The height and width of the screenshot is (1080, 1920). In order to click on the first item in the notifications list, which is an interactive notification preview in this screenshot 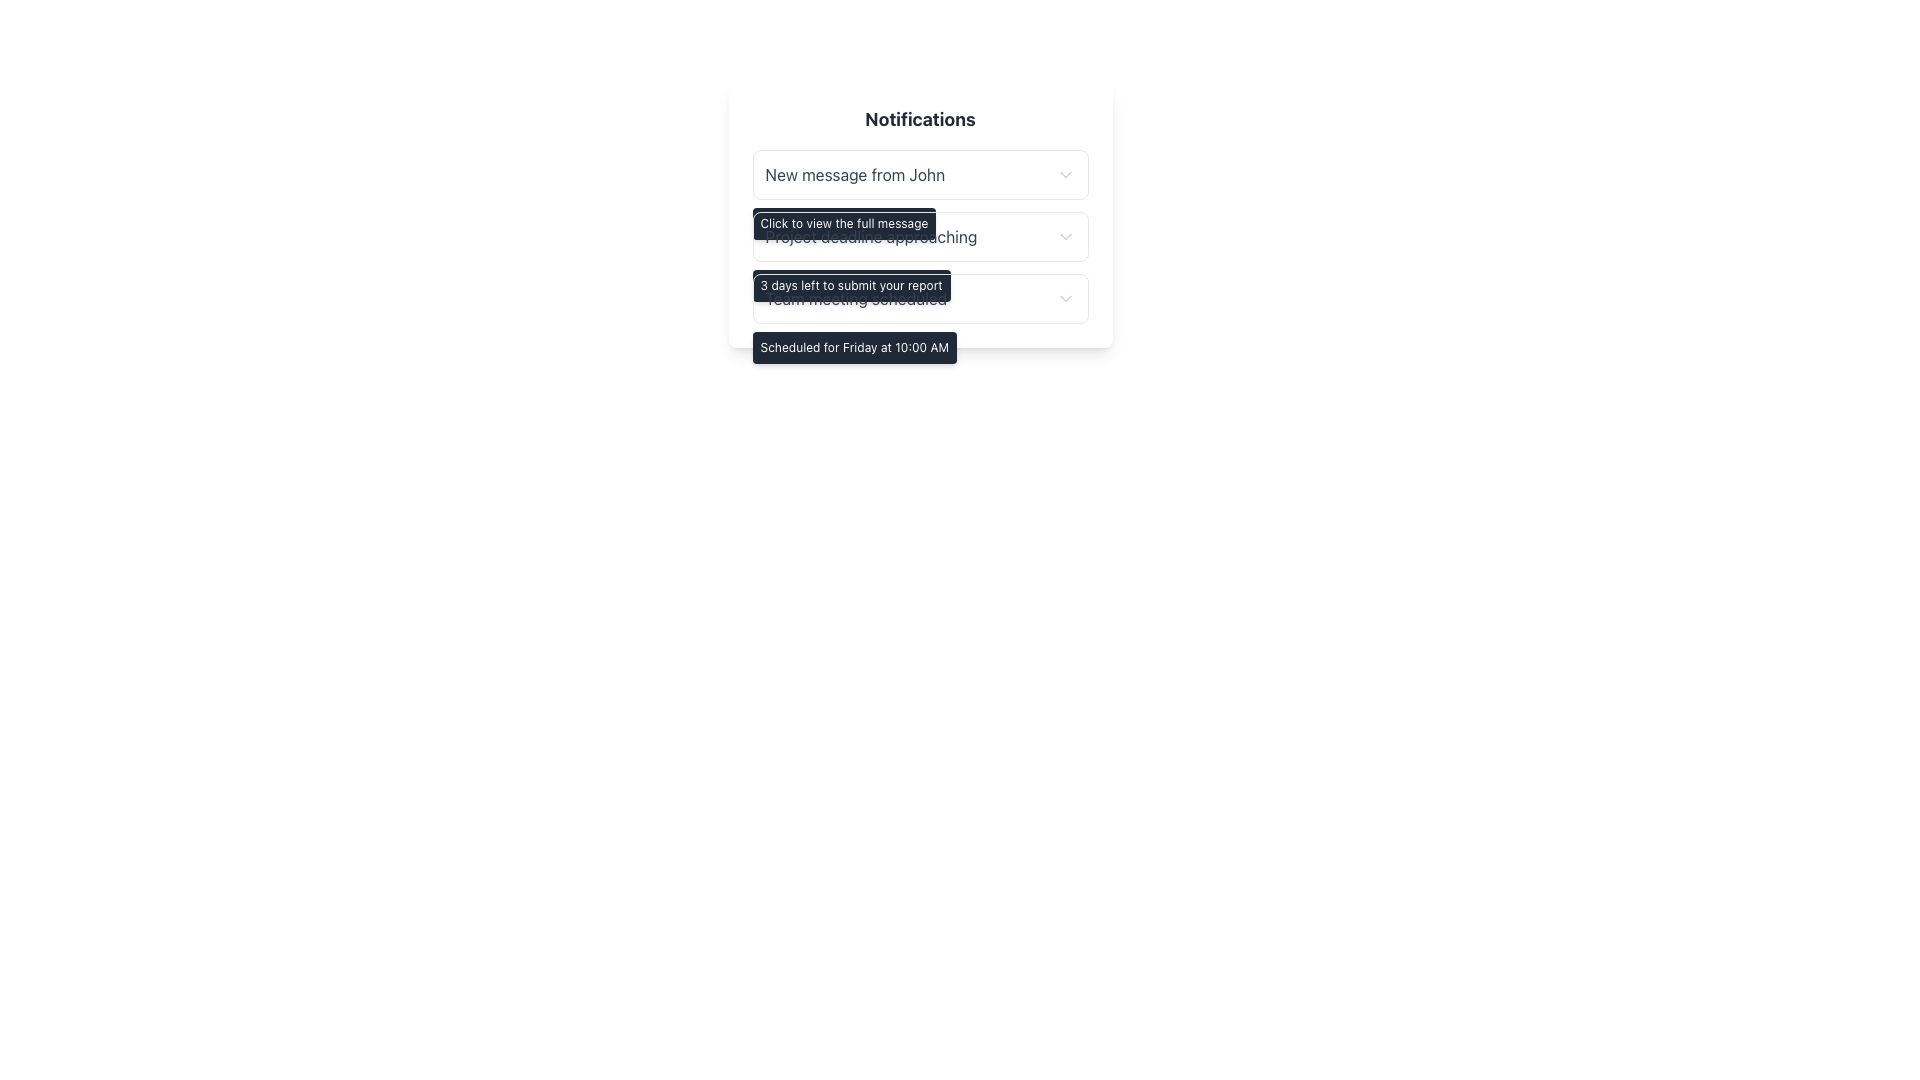, I will do `click(919, 173)`.